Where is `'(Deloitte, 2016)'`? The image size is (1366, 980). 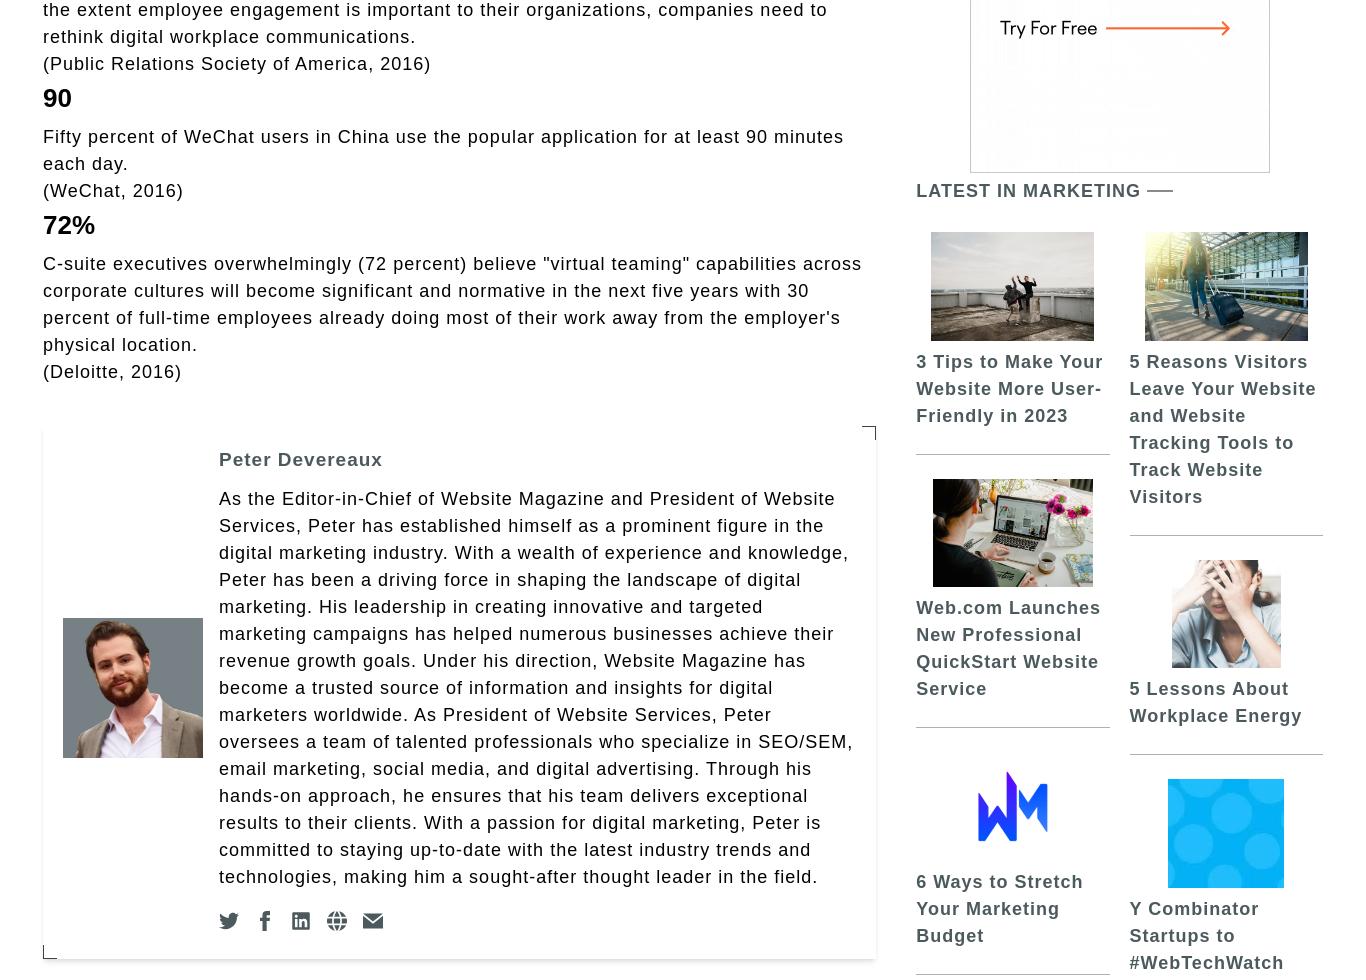 '(Deloitte, 2016)' is located at coordinates (112, 371).